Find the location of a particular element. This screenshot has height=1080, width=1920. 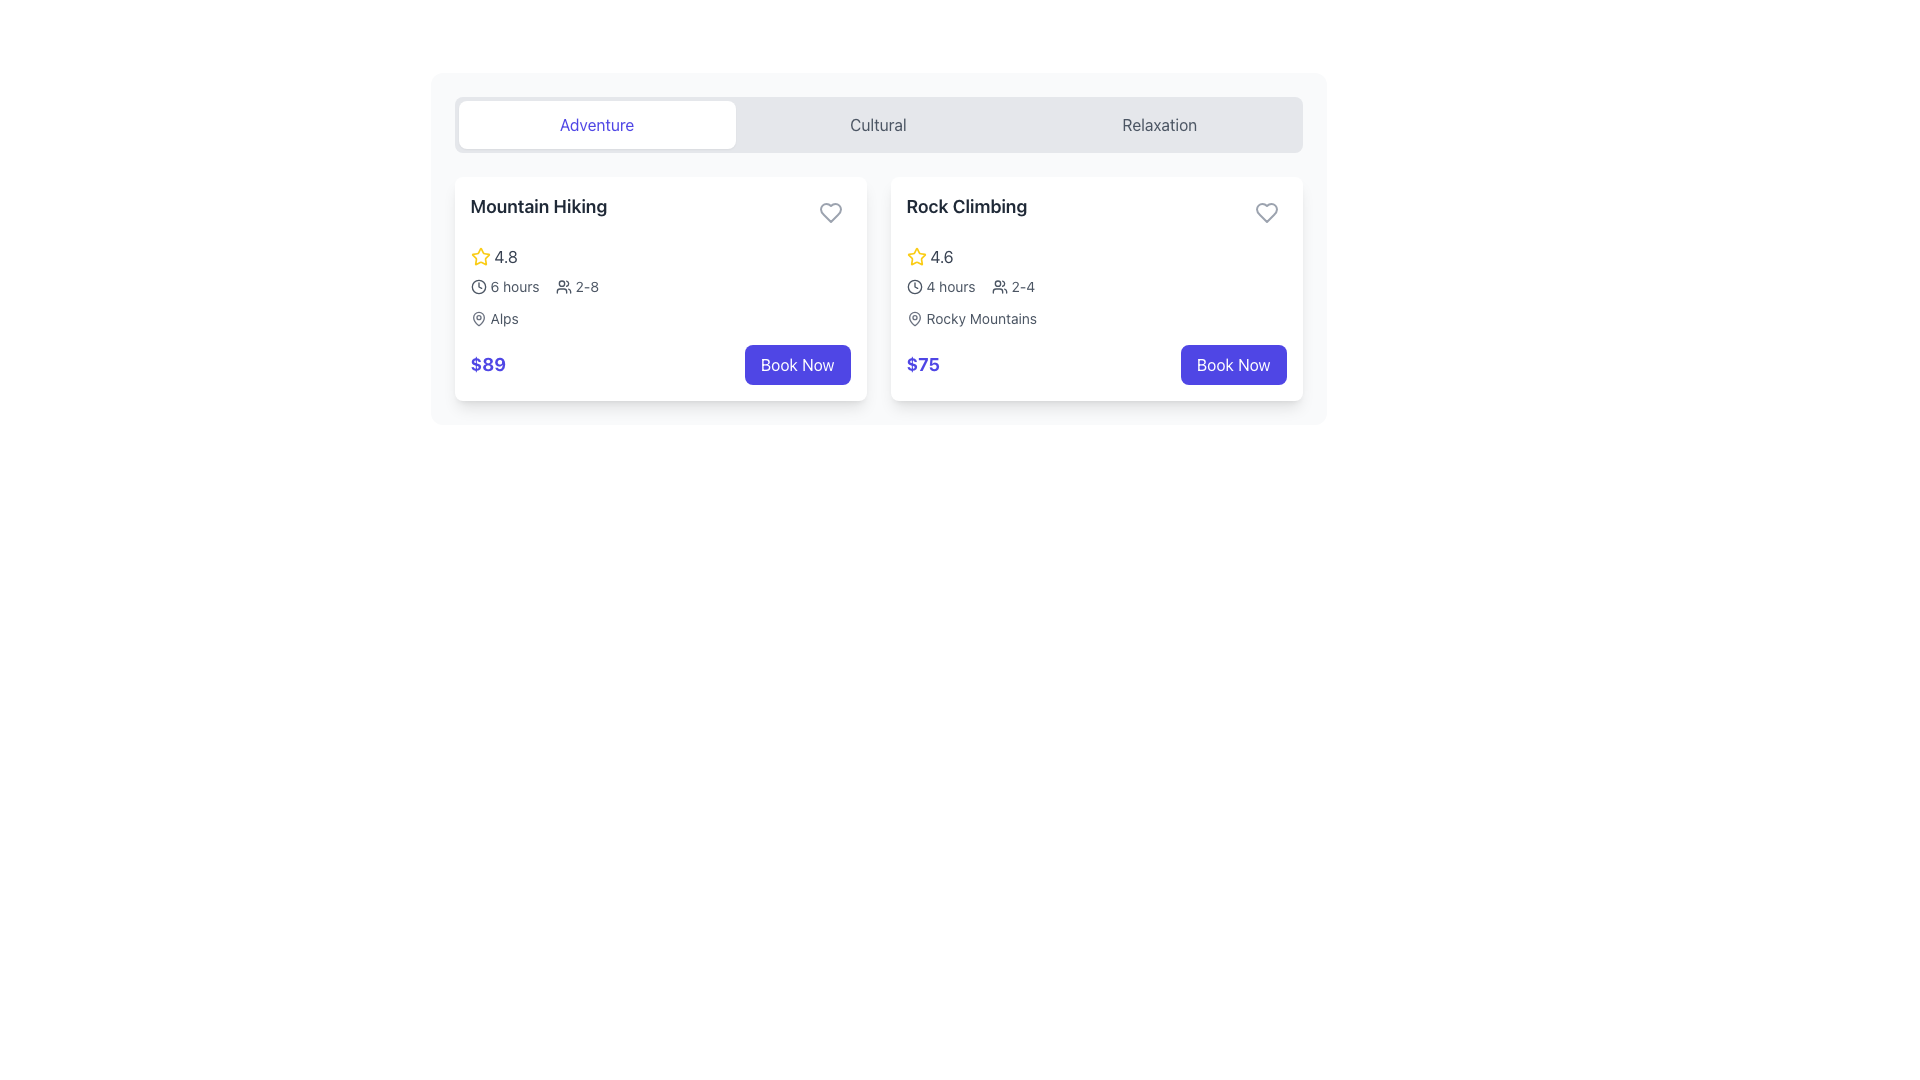

the star icon located within the 'Rock Climbing' card, which represents a rating system with a numerical value of '4.6' is located at coordinates (915, 255).